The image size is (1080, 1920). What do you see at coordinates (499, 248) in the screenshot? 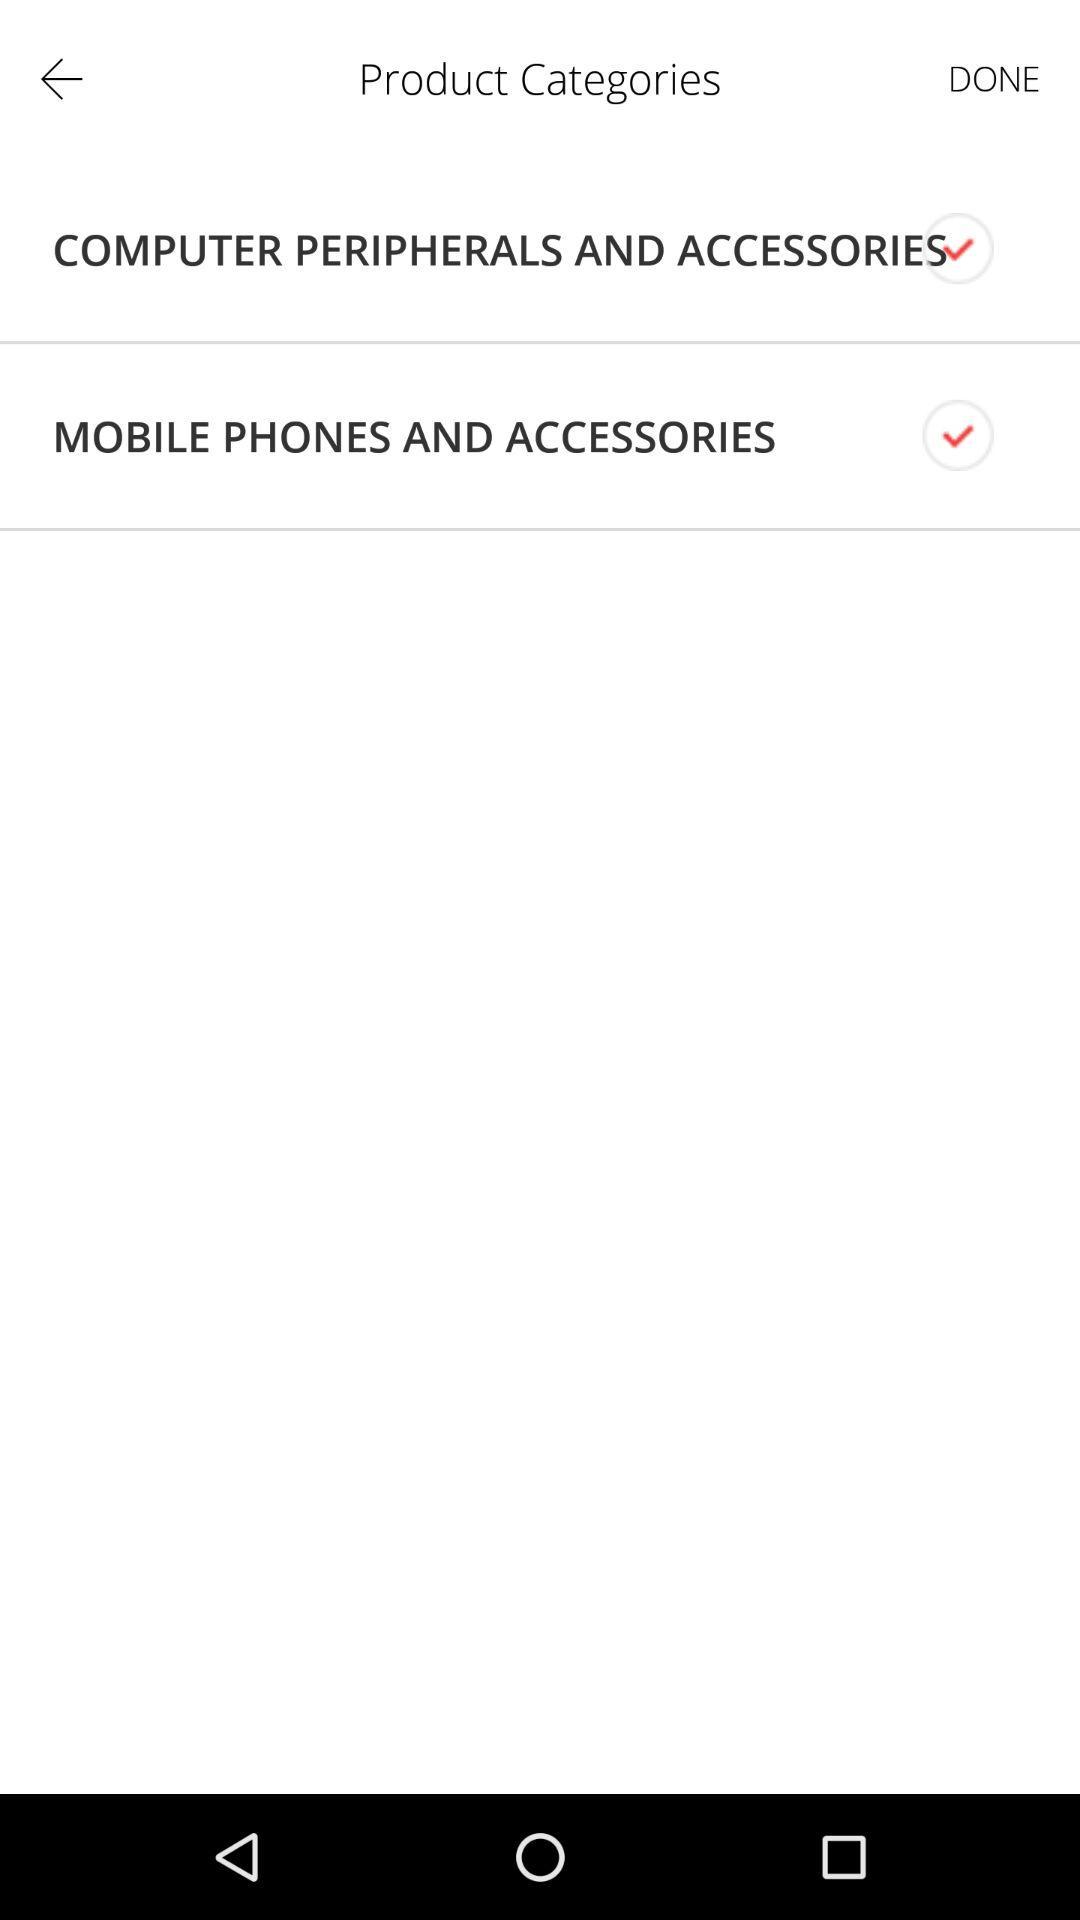
I see `computer peripherals and icon` at bounding box center [499, 248].